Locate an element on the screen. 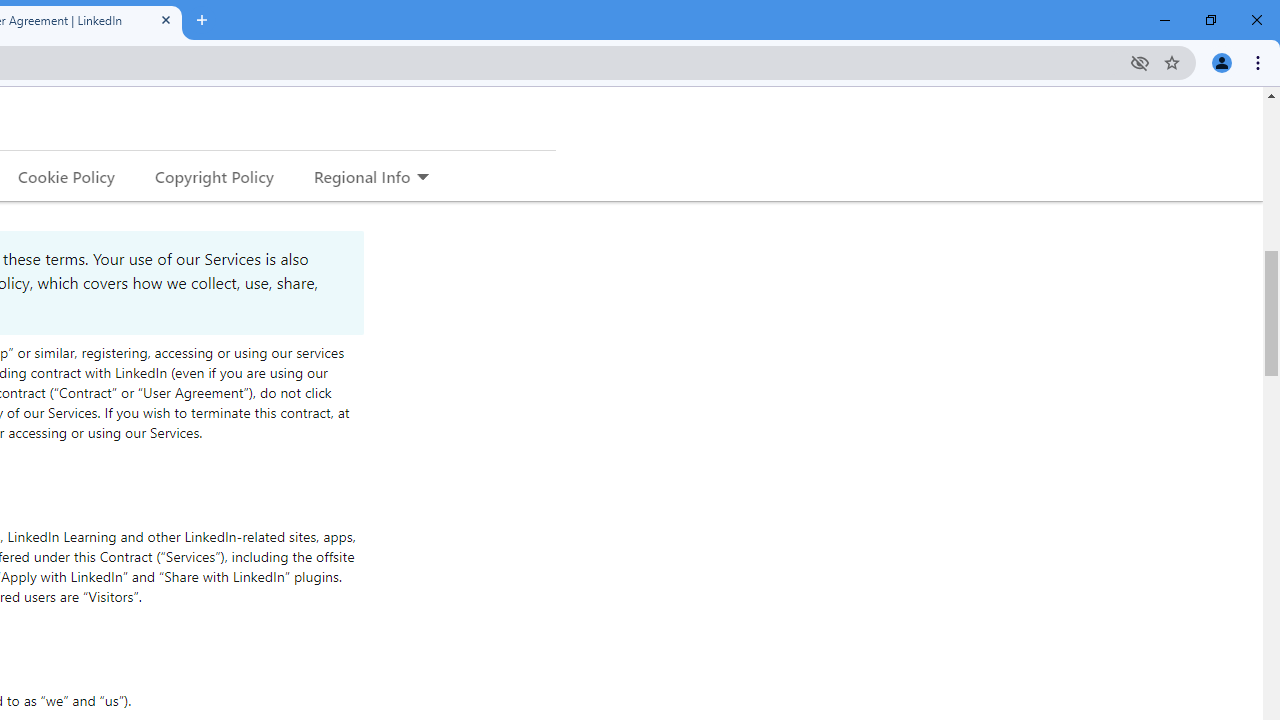 This screenshot has height=720, width=1280. 'Copyright Policy' is located at coordinates (213, 175).